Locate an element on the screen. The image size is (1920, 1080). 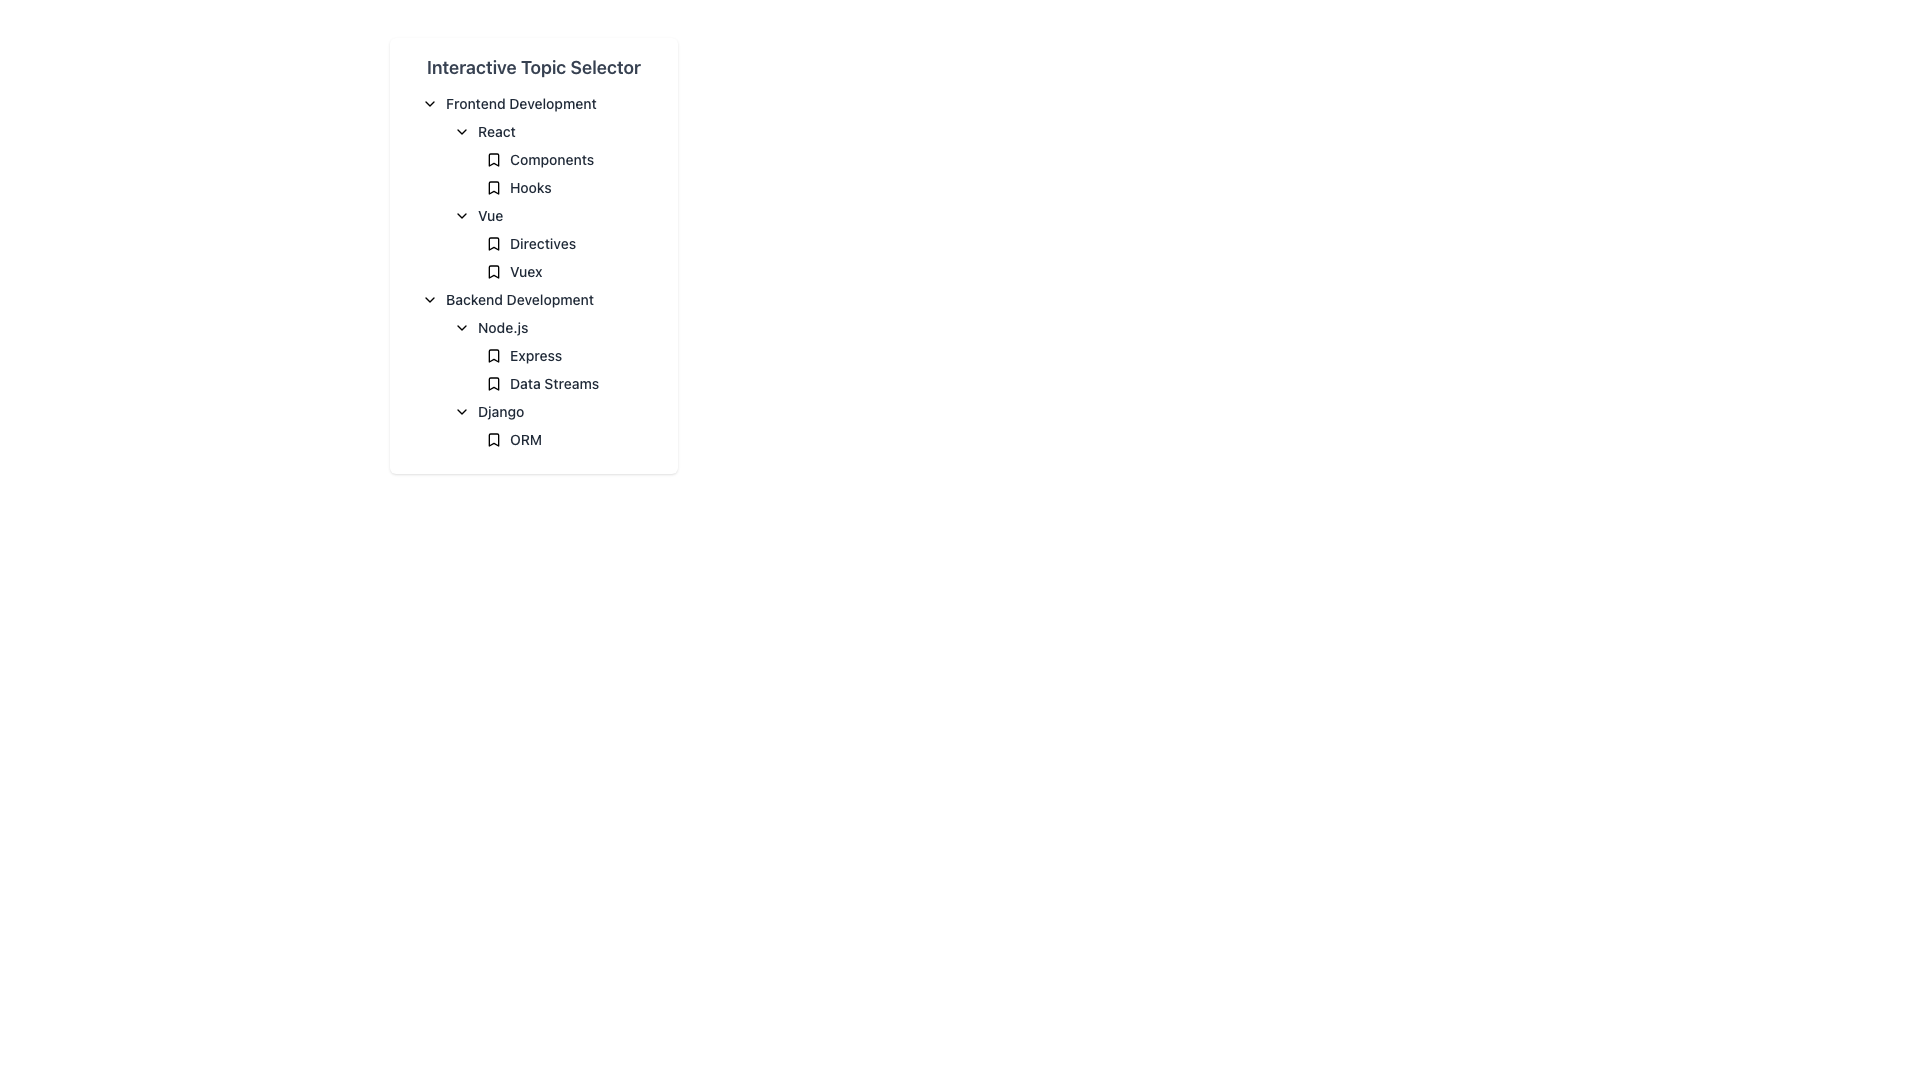
the clickable header for the 'Frontend Development' section located directly underneath 'Interactive Topic Selector' is located at coordinates (542, 104).